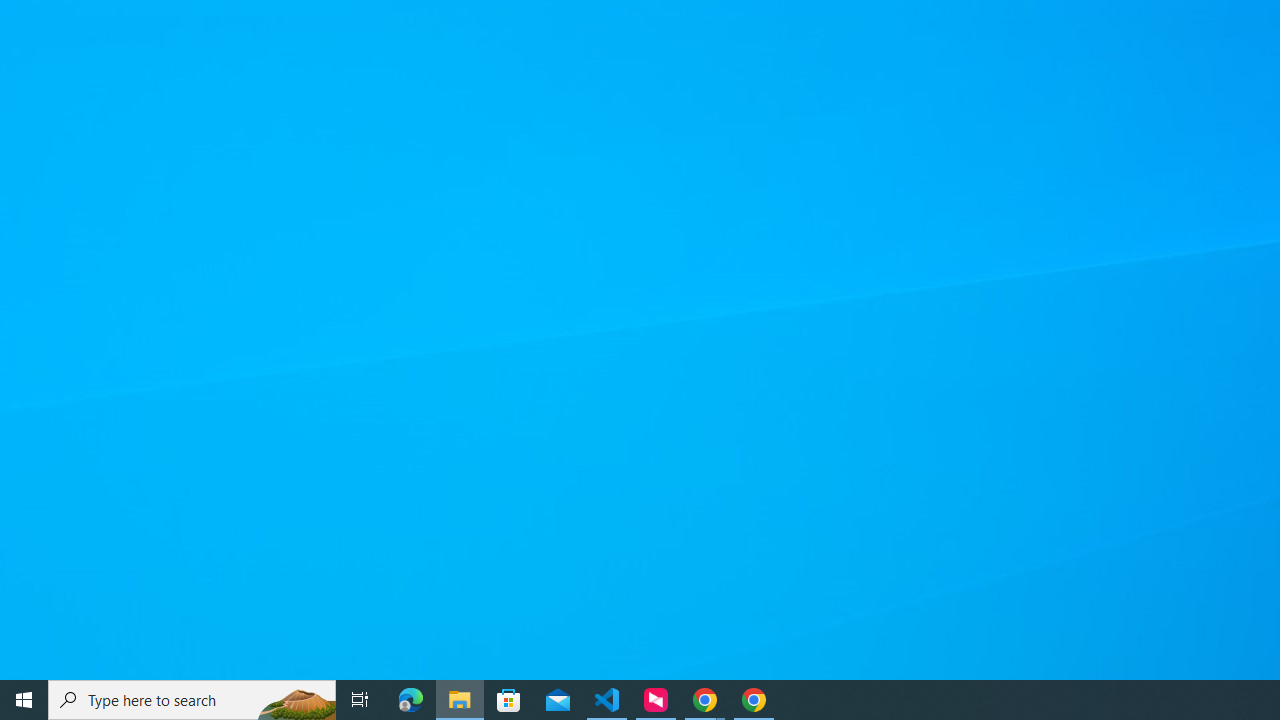 The width and height of the screenshot is (1280, 720). Describe the element at coordinates (192, 698) in the screenshot. I see `'Type here to search'` at that location.